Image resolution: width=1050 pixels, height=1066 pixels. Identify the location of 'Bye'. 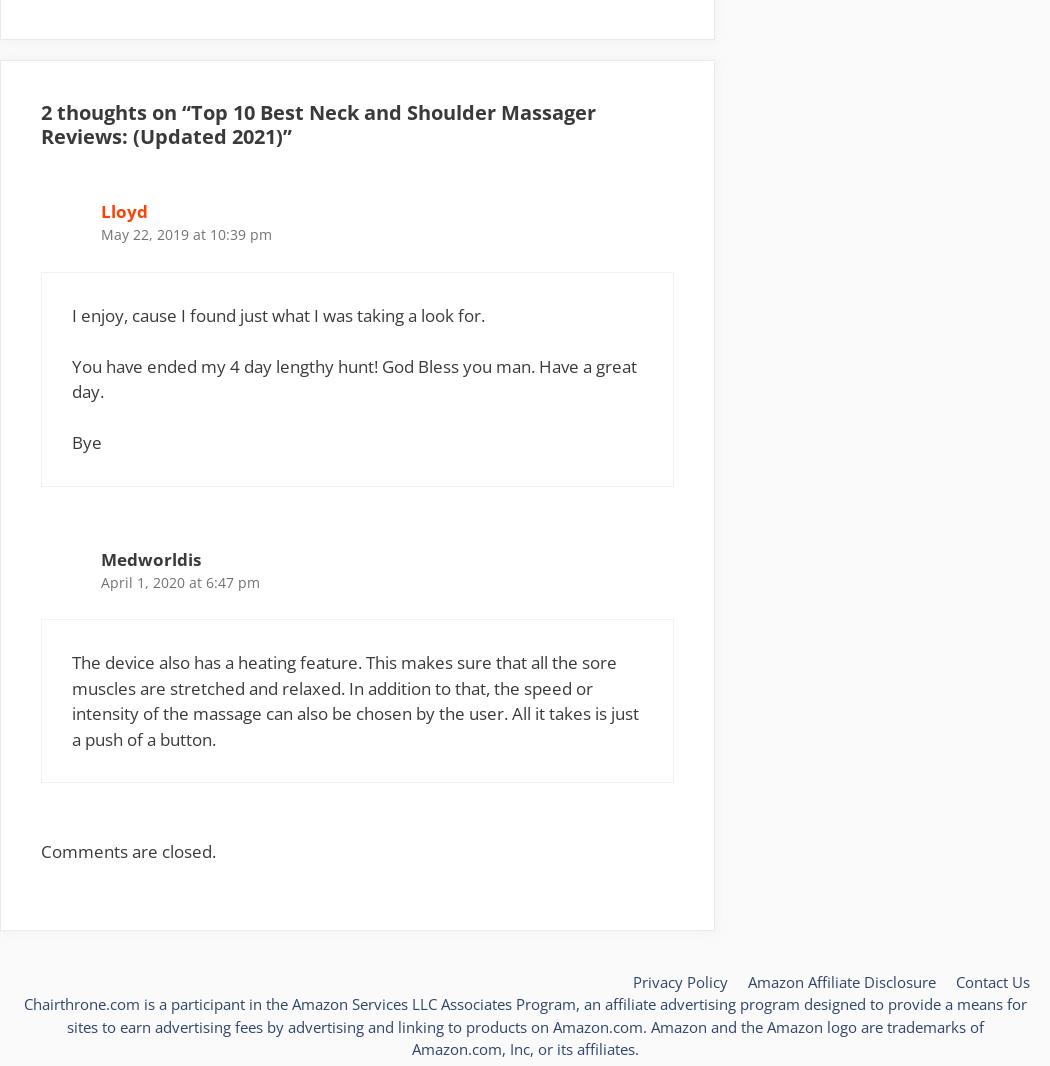
(87, 442).